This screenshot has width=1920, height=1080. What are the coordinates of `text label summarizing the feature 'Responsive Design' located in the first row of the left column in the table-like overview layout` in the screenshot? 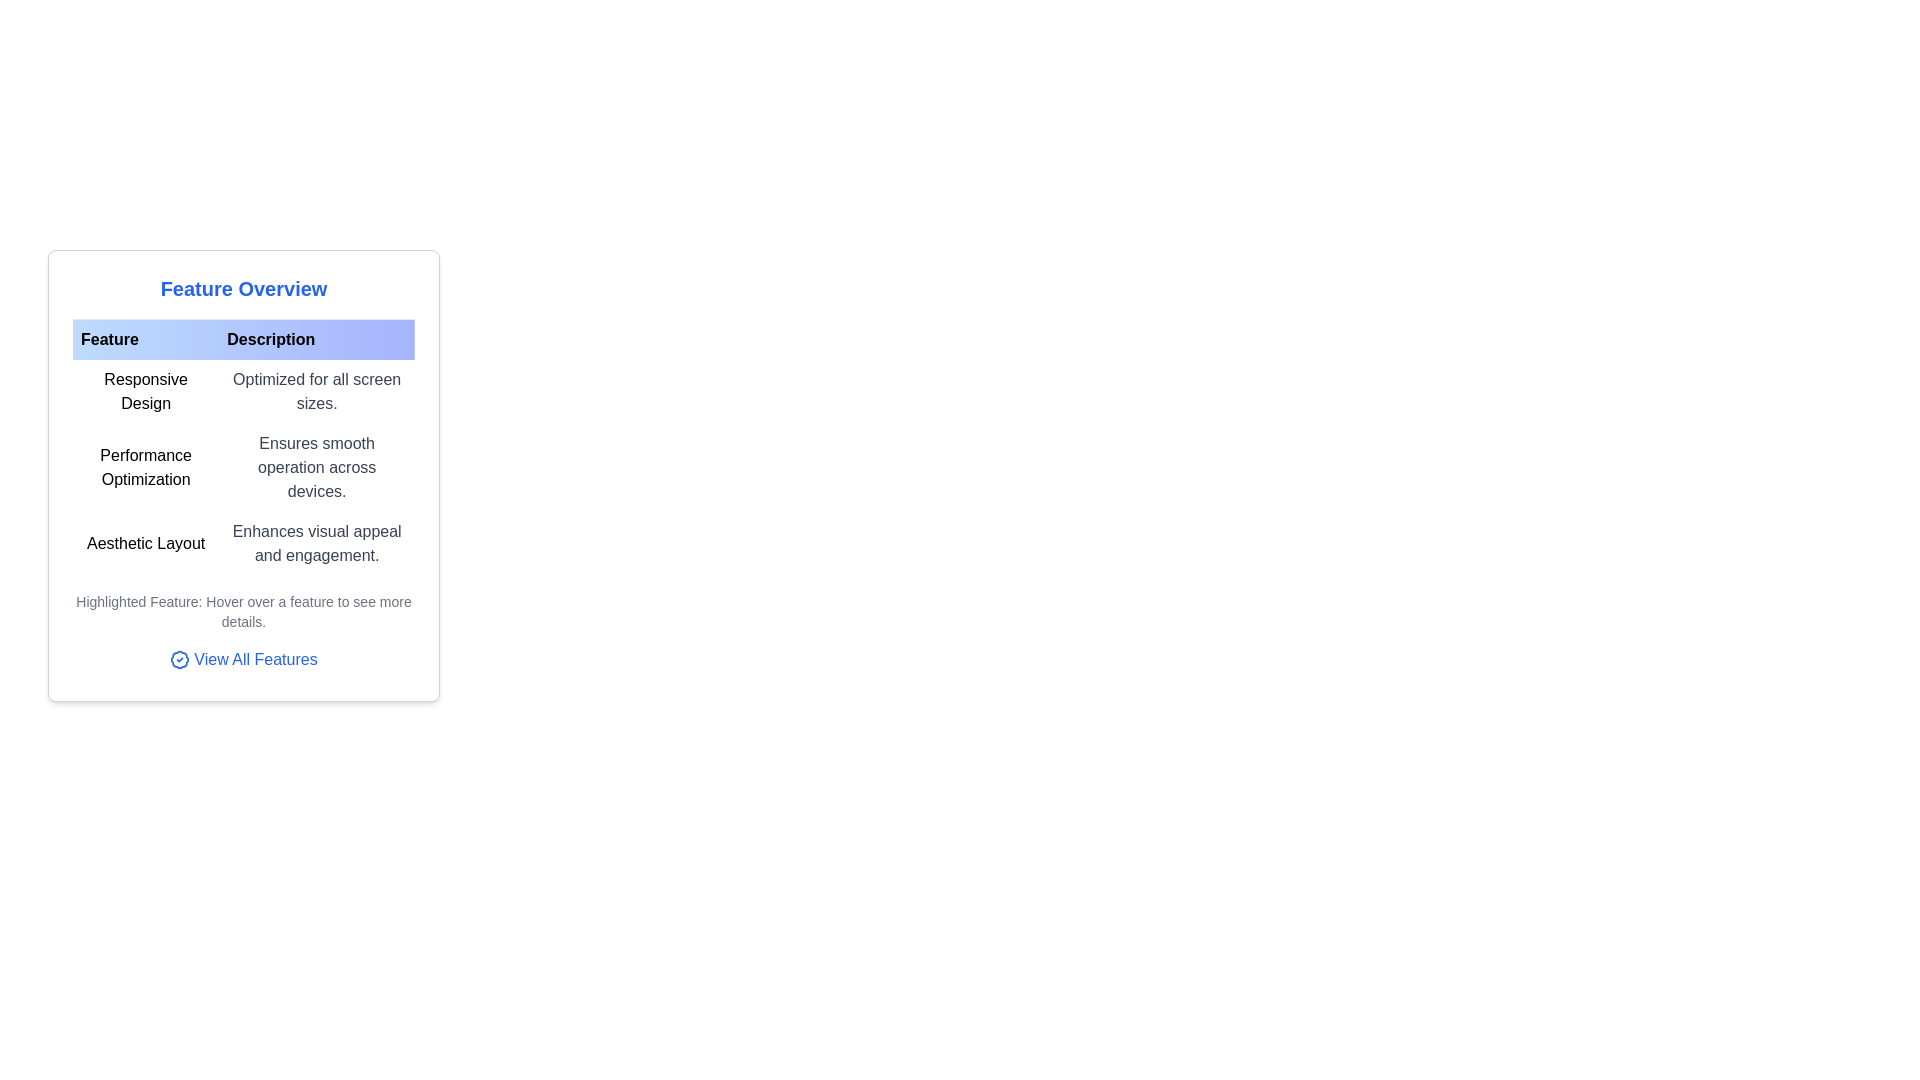 It's located at (145, 392).